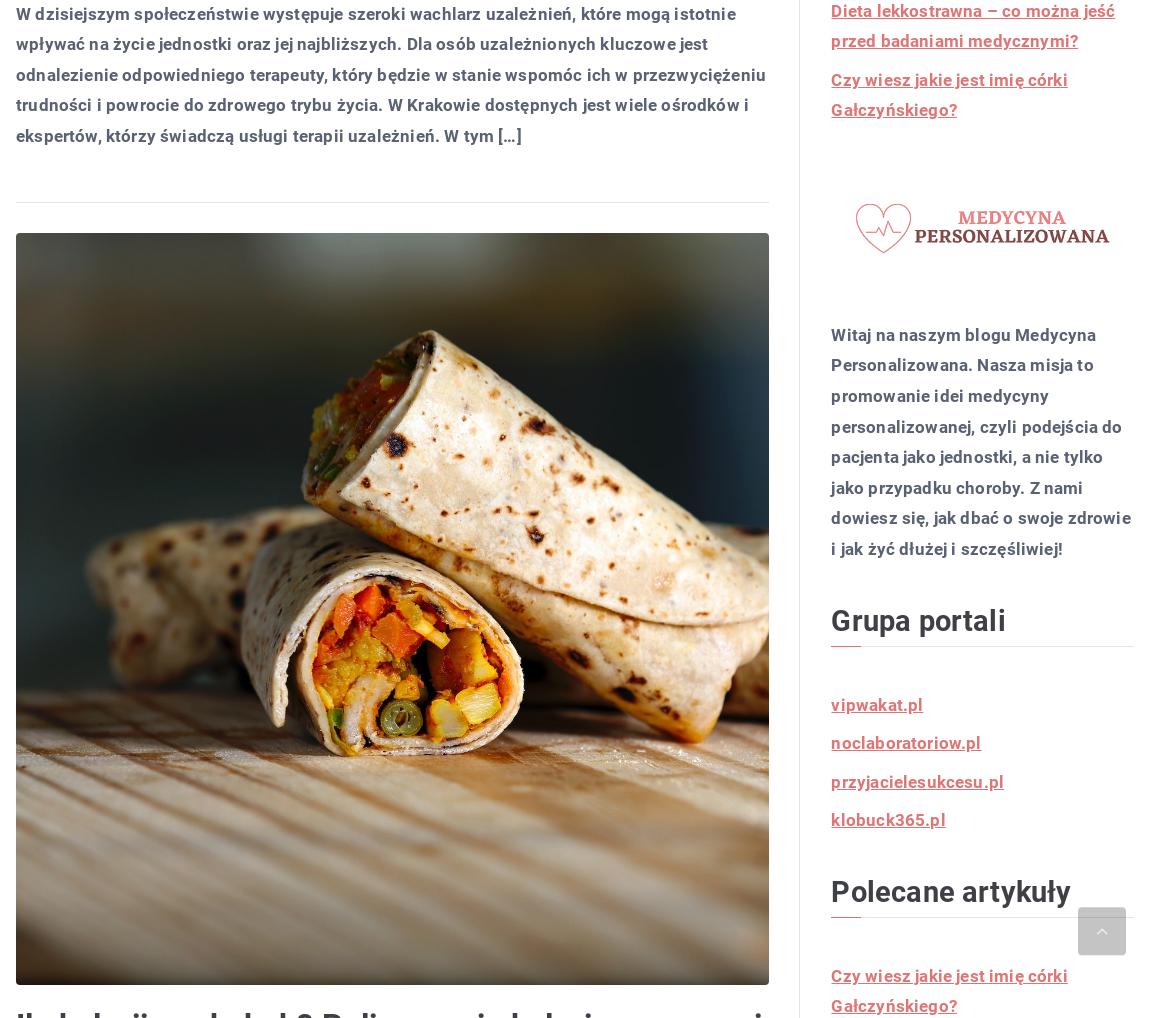 The width and height of the screenshot is (1150, 1018). I want to click on 'przyjacielesukcesu.pl', so click(917, 781).